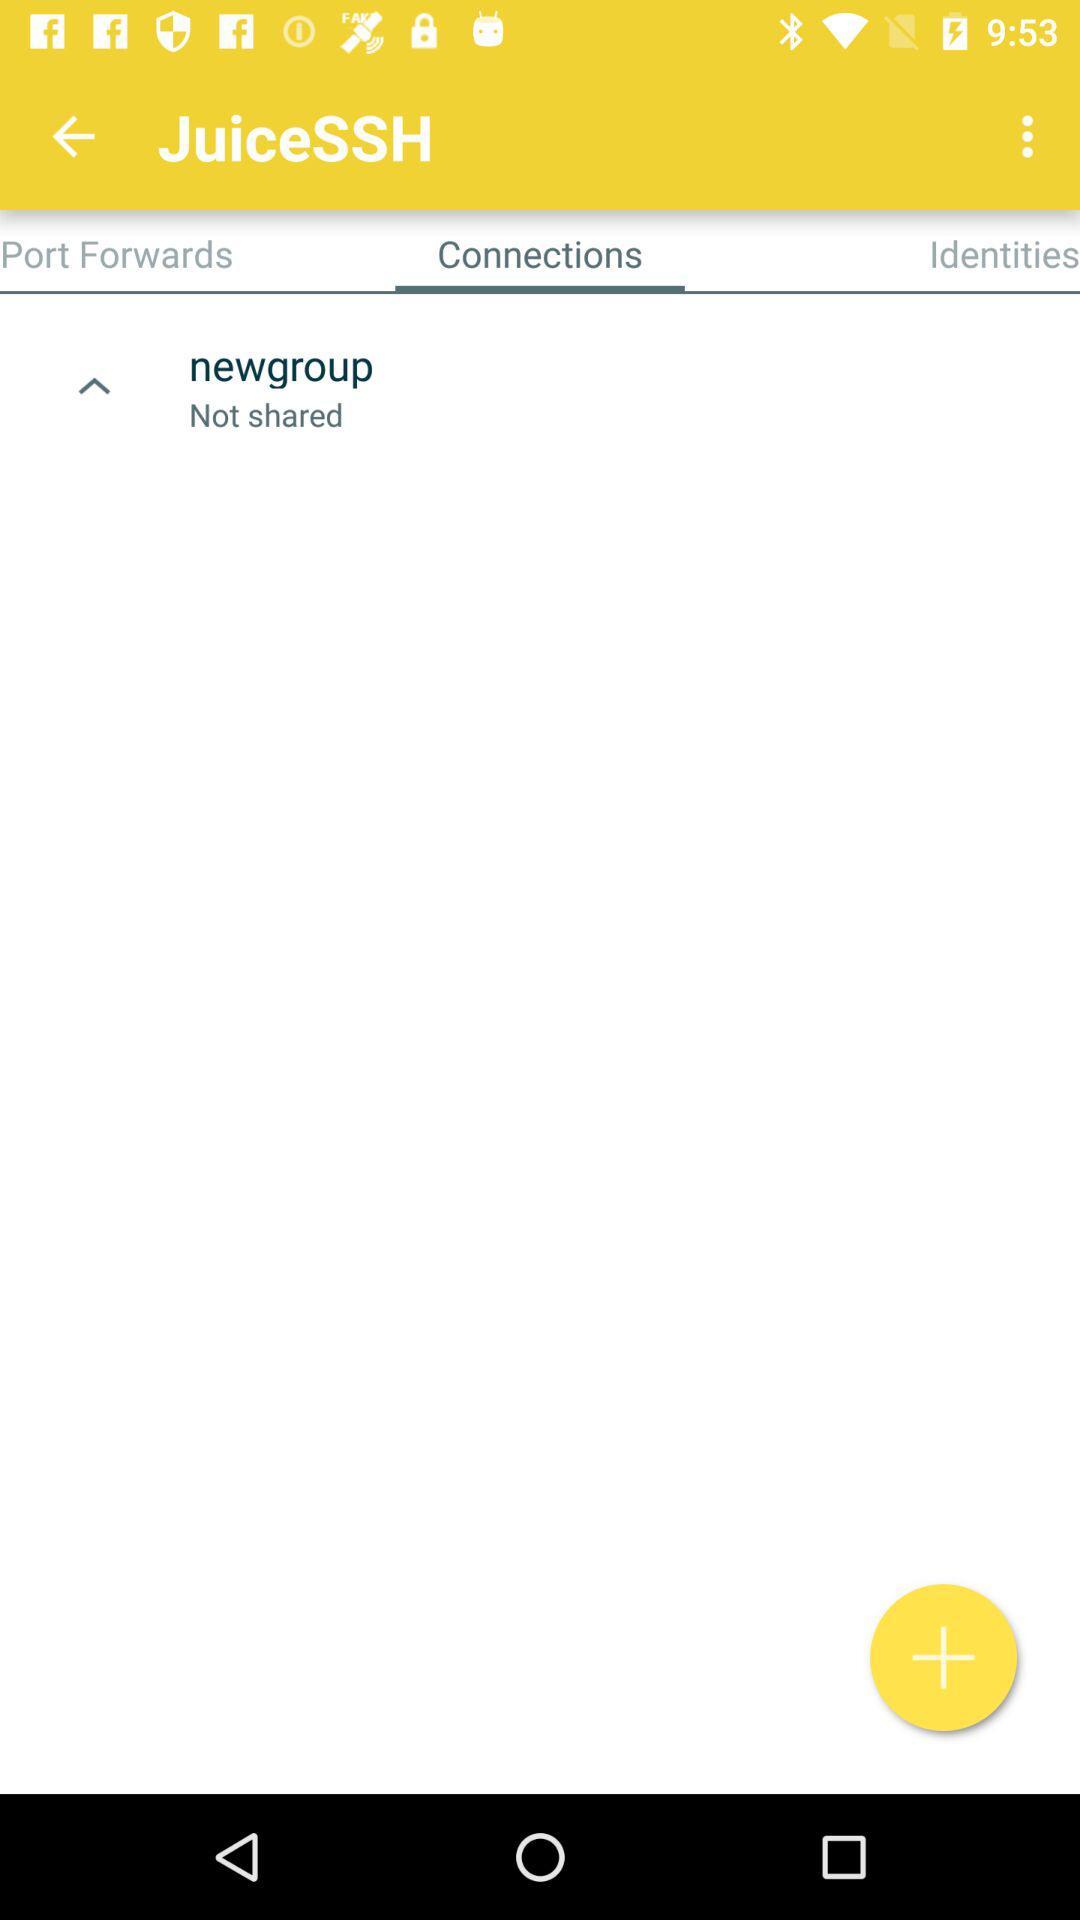  What do you see at coordinates (72, 135) in the screenshot?
I see `the item next to the juicessh app` at bounding box center [72, 135].